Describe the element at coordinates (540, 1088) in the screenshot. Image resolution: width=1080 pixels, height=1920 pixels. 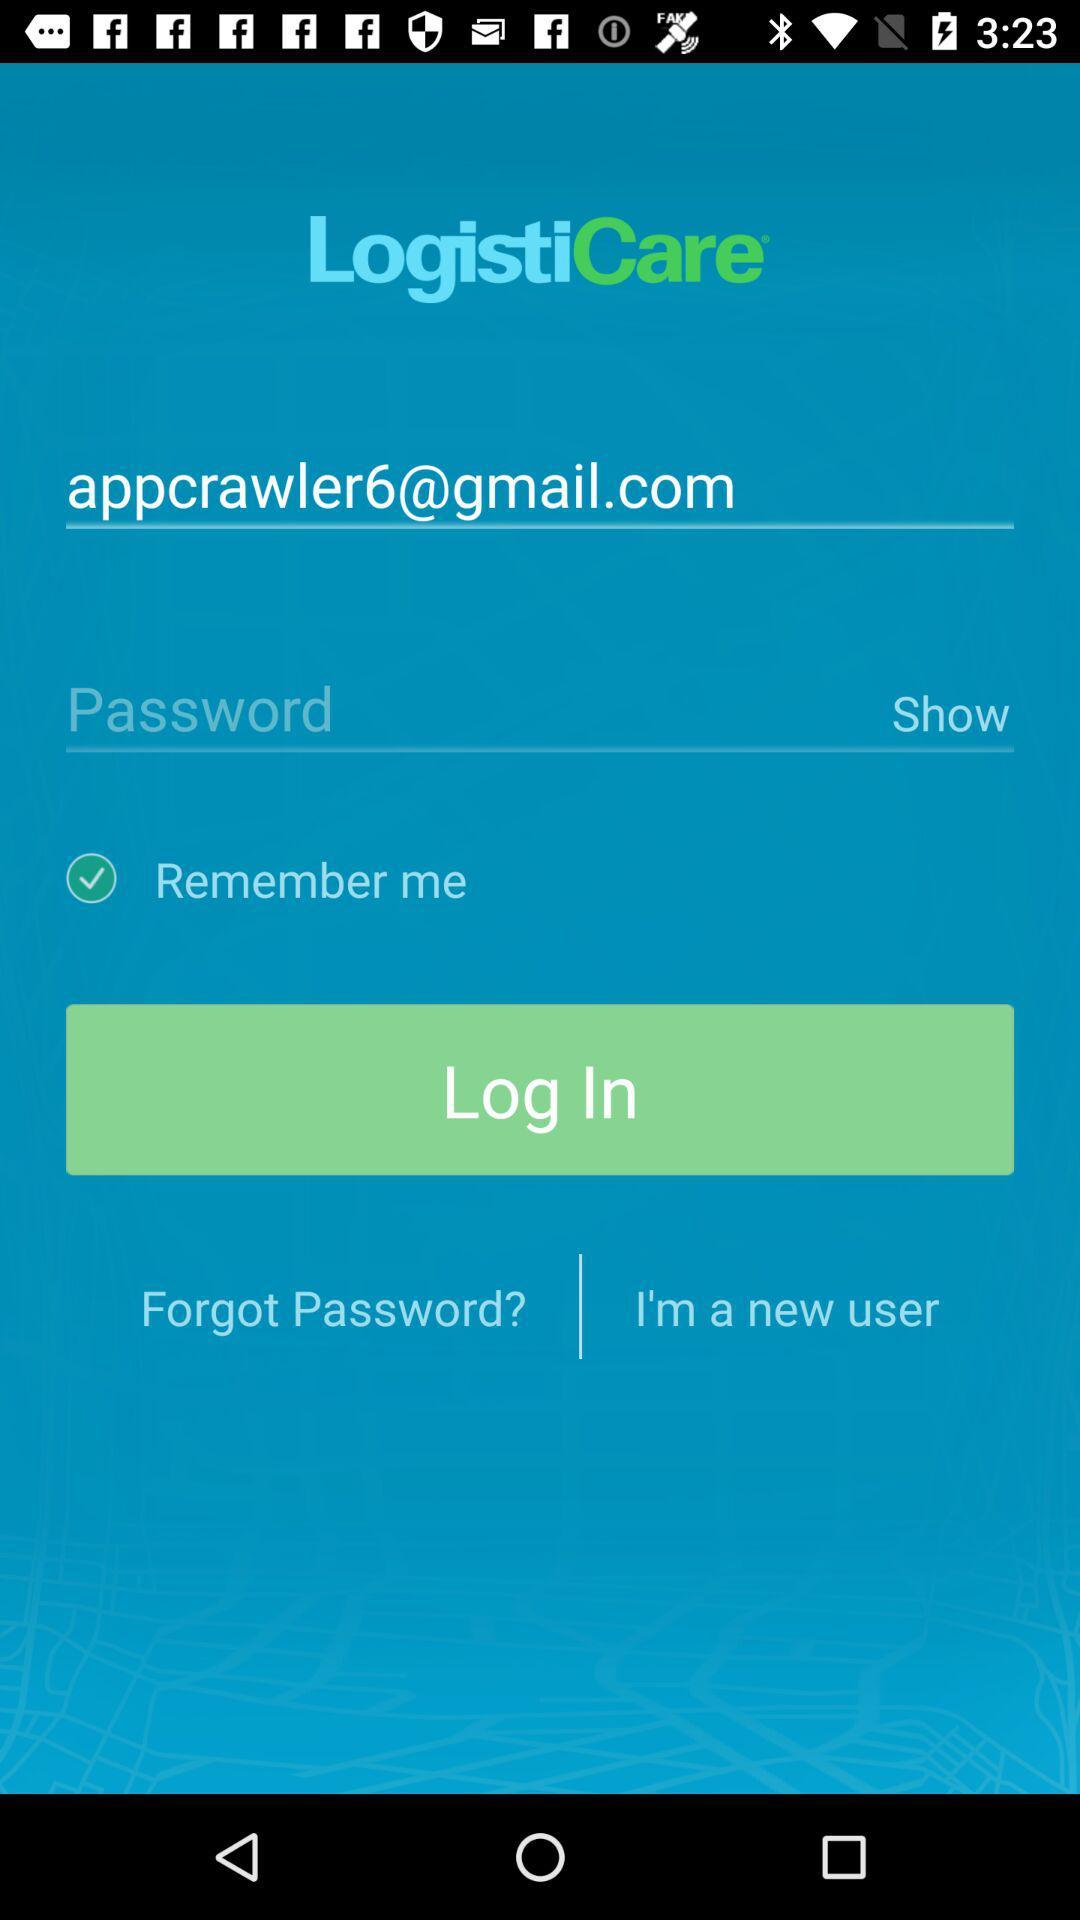
I see `the log in item` at that location.